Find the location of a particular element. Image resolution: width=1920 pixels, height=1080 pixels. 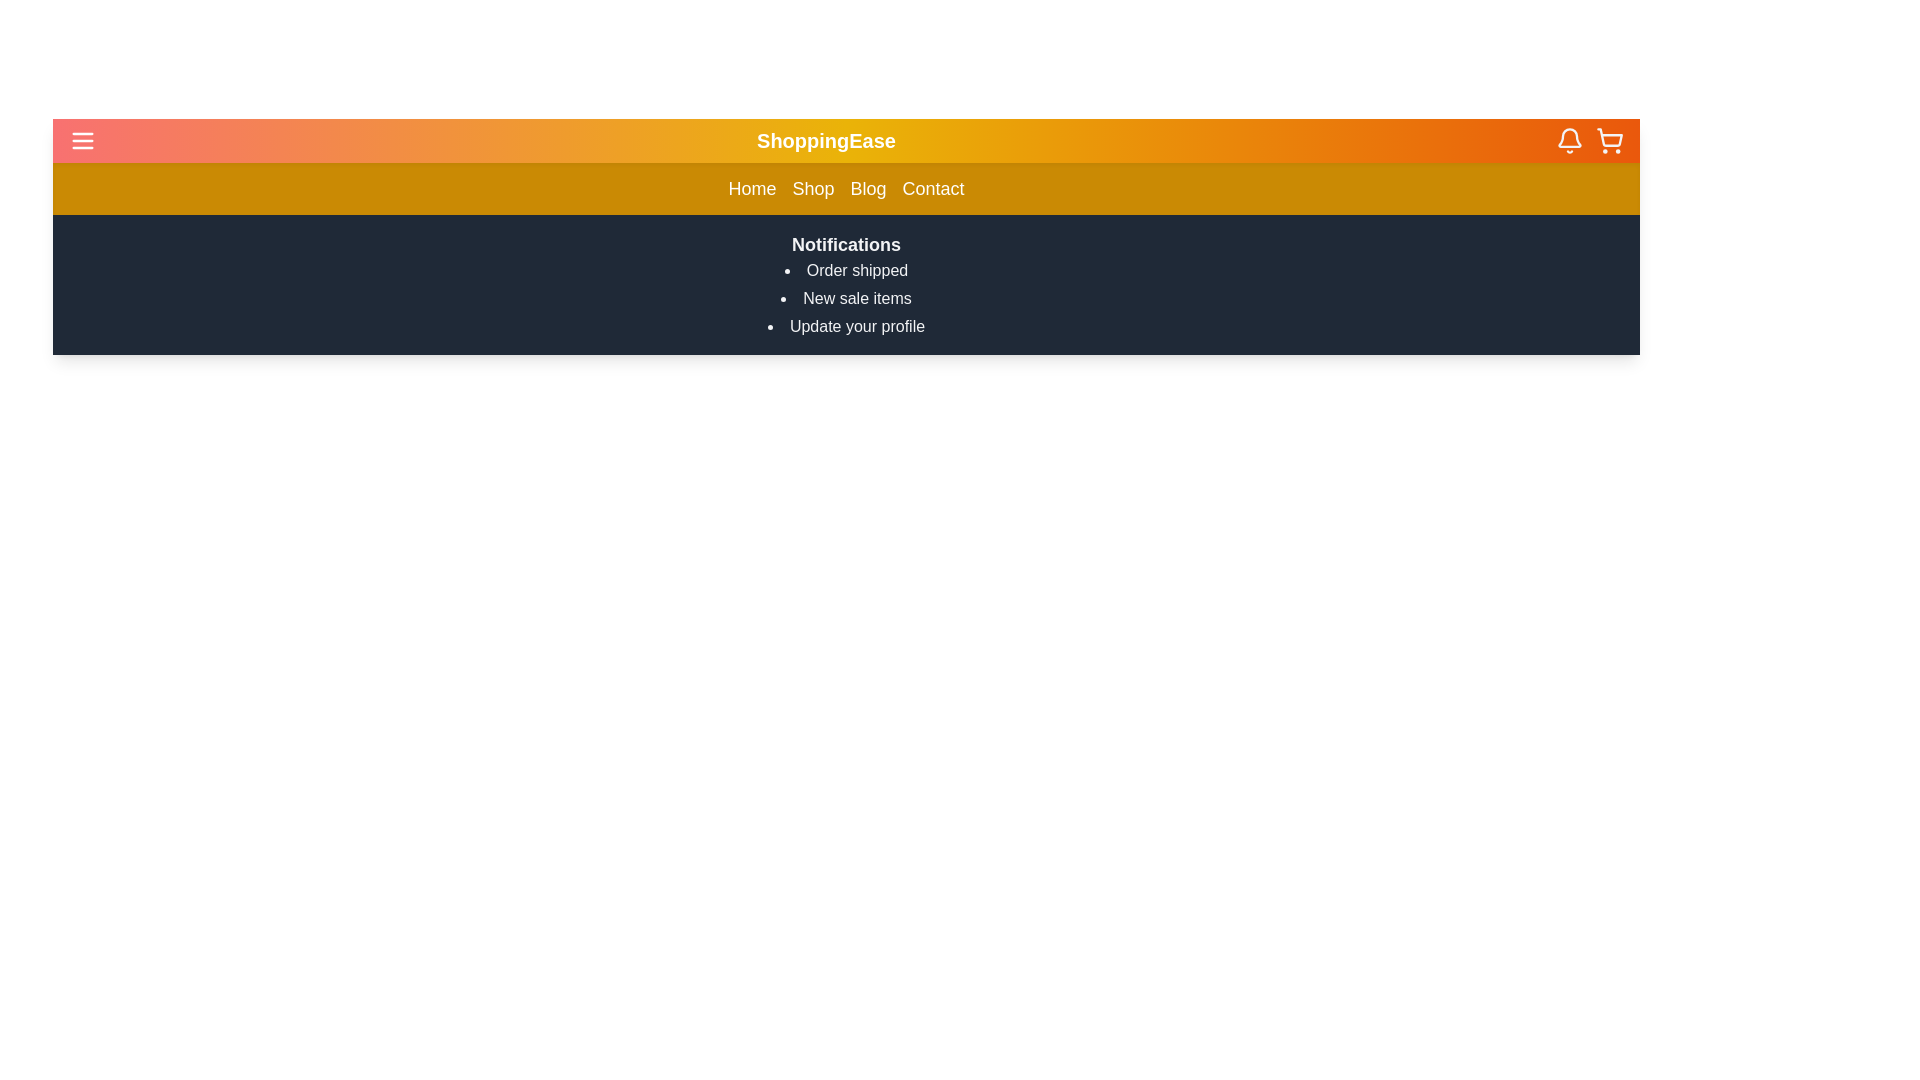

the orange shopping cart IconButton located in the upper right corner of the navigation bar to trigger a tooltip or visual effect is located at coordinates (1610, 136).